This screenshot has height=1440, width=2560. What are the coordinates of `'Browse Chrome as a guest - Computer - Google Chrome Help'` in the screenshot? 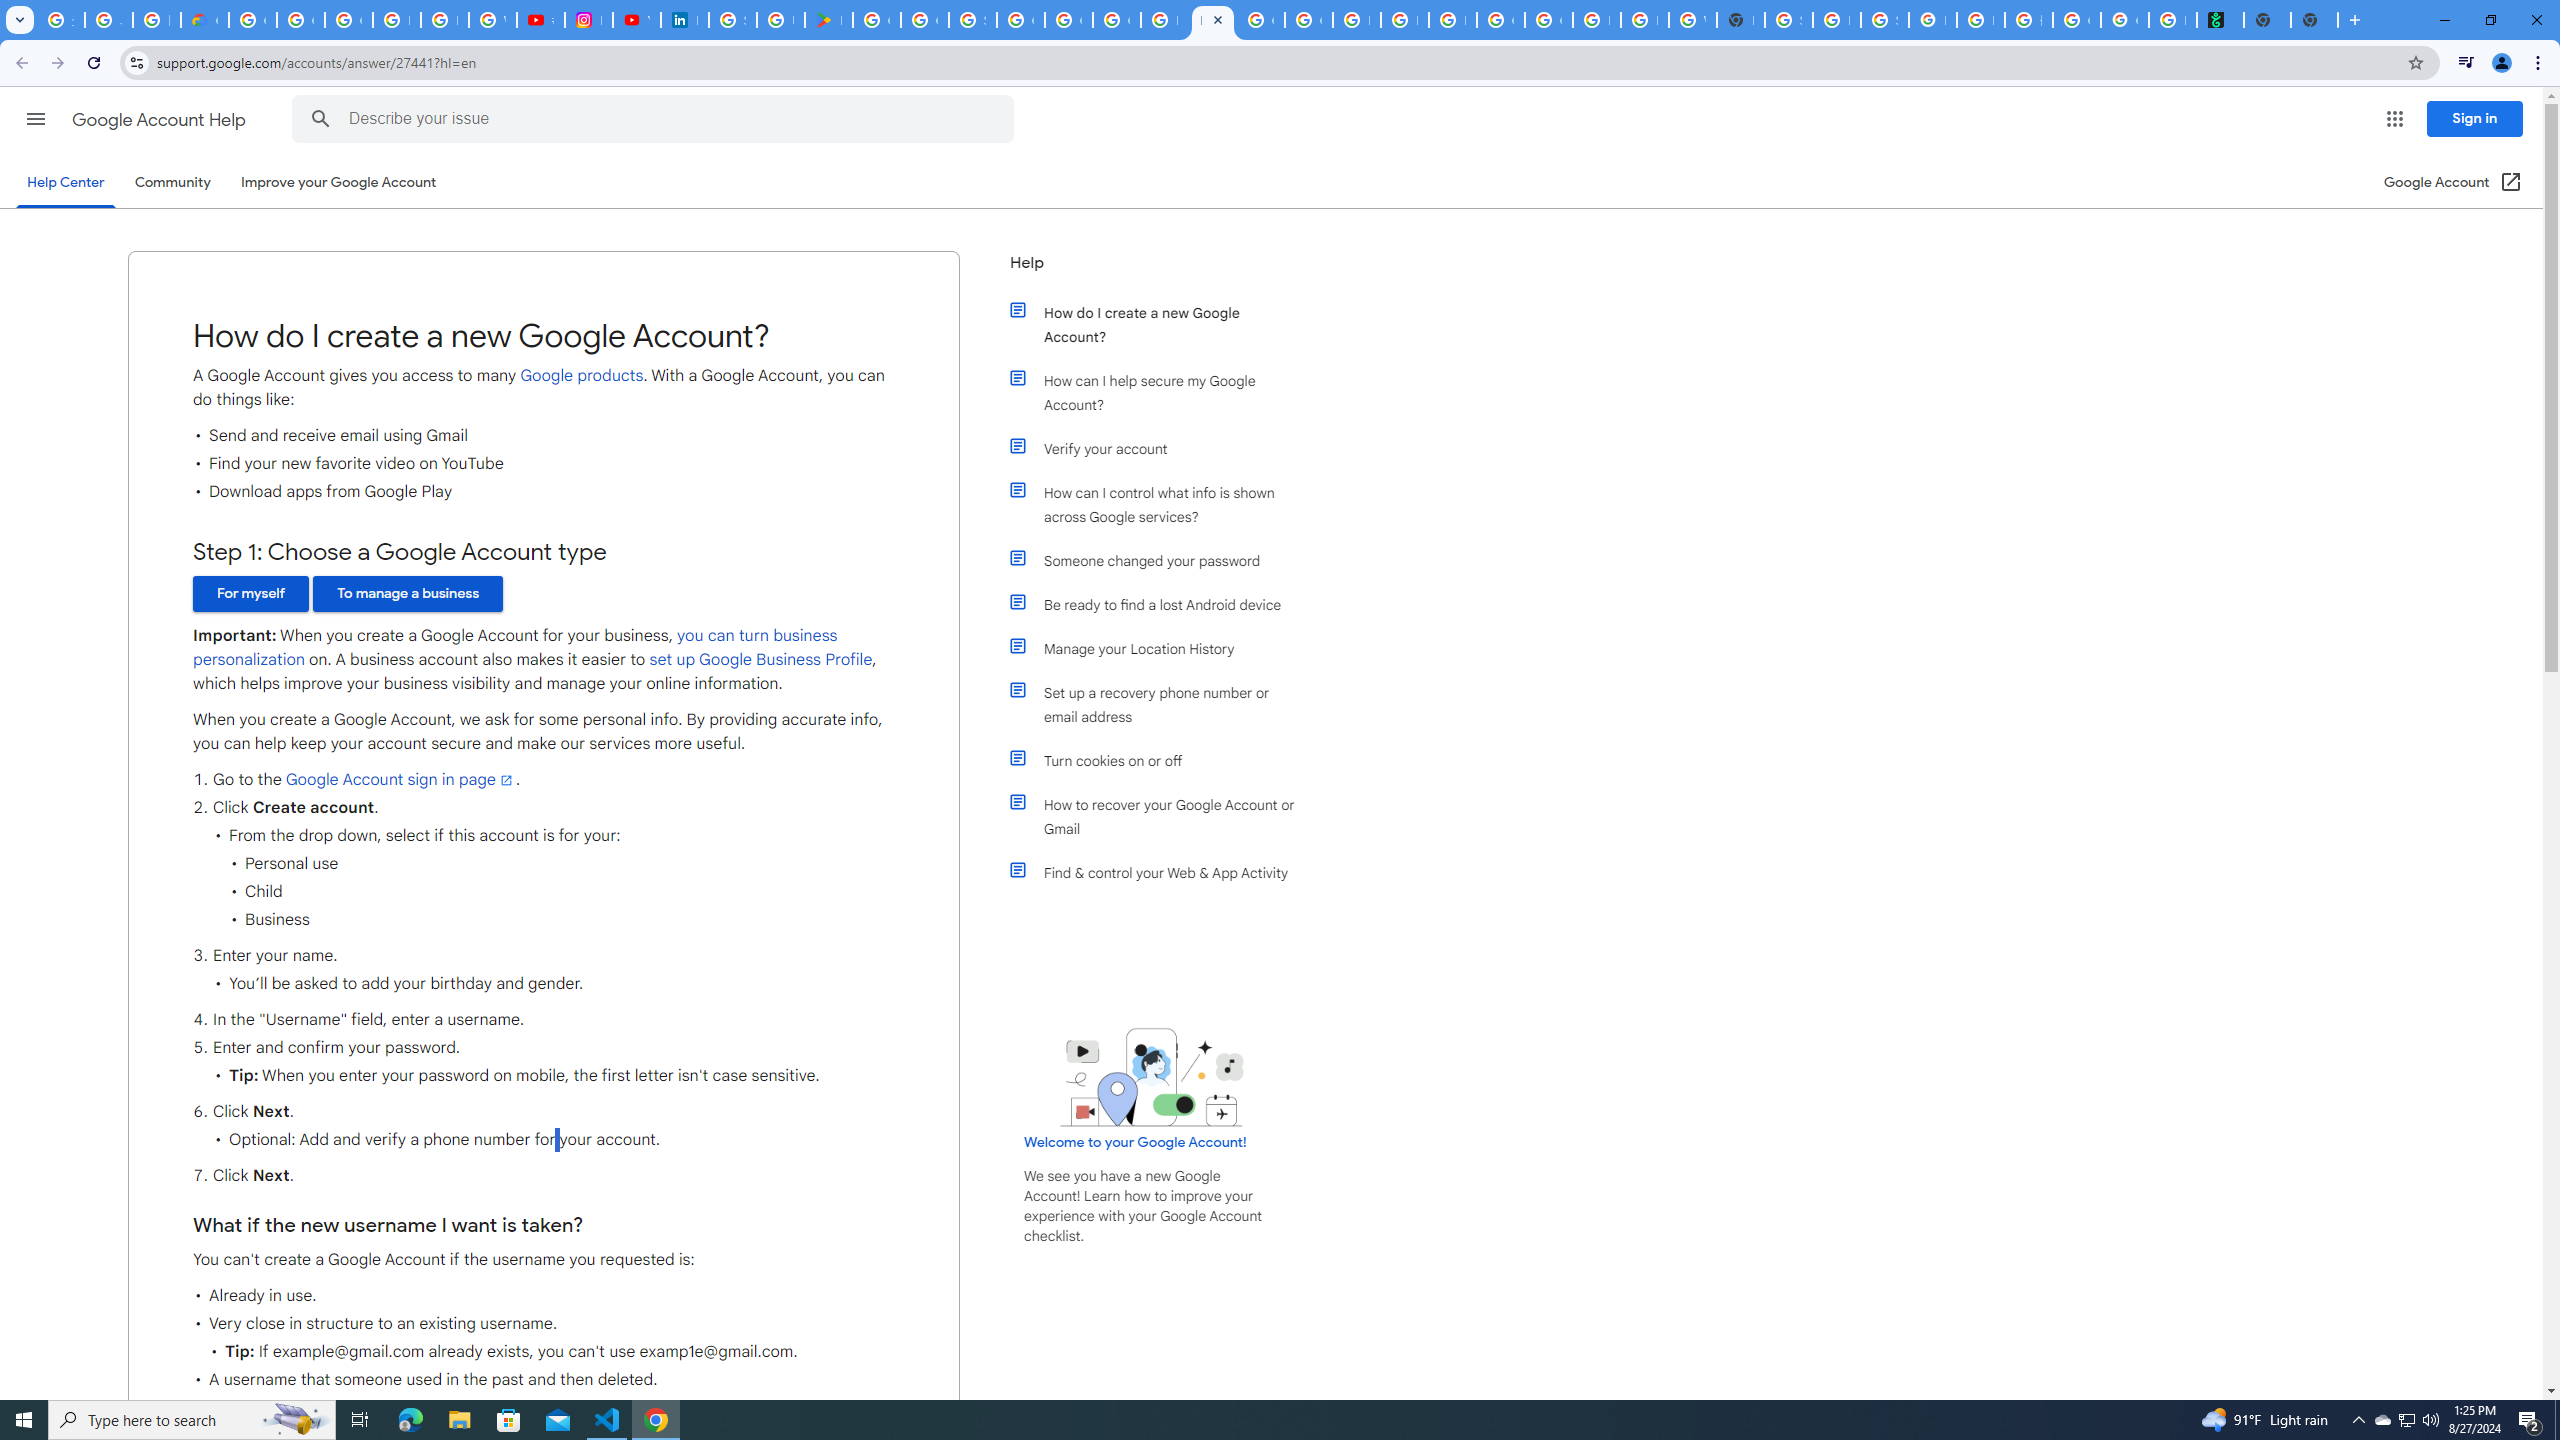 It's located at (1356, 19).